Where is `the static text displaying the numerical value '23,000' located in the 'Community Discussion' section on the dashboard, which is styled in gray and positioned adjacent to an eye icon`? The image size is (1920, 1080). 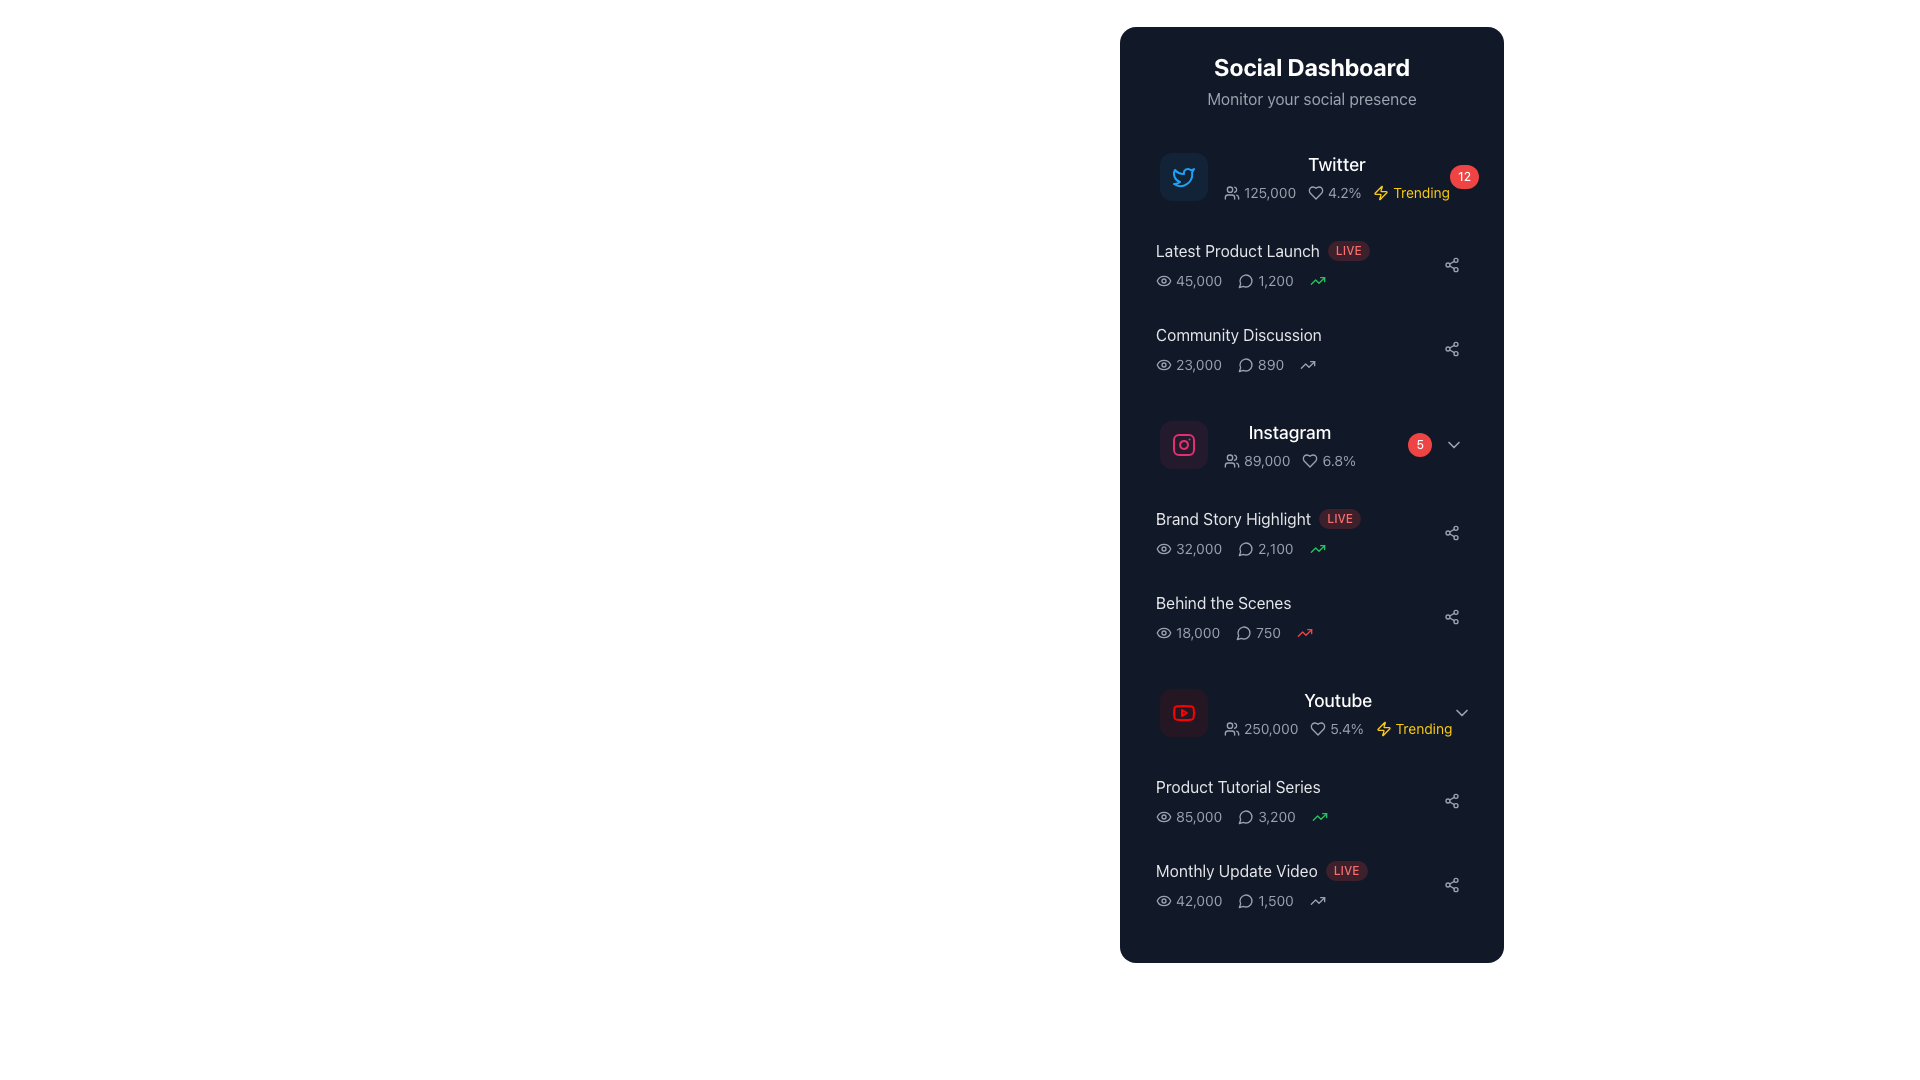 the static text displaying the numerical value '23,000' located in the 'Community Discussion' section on the dashboard, which is styled in gray and positioned adjacent to an eye icon is located at coordinates (1188, 365).